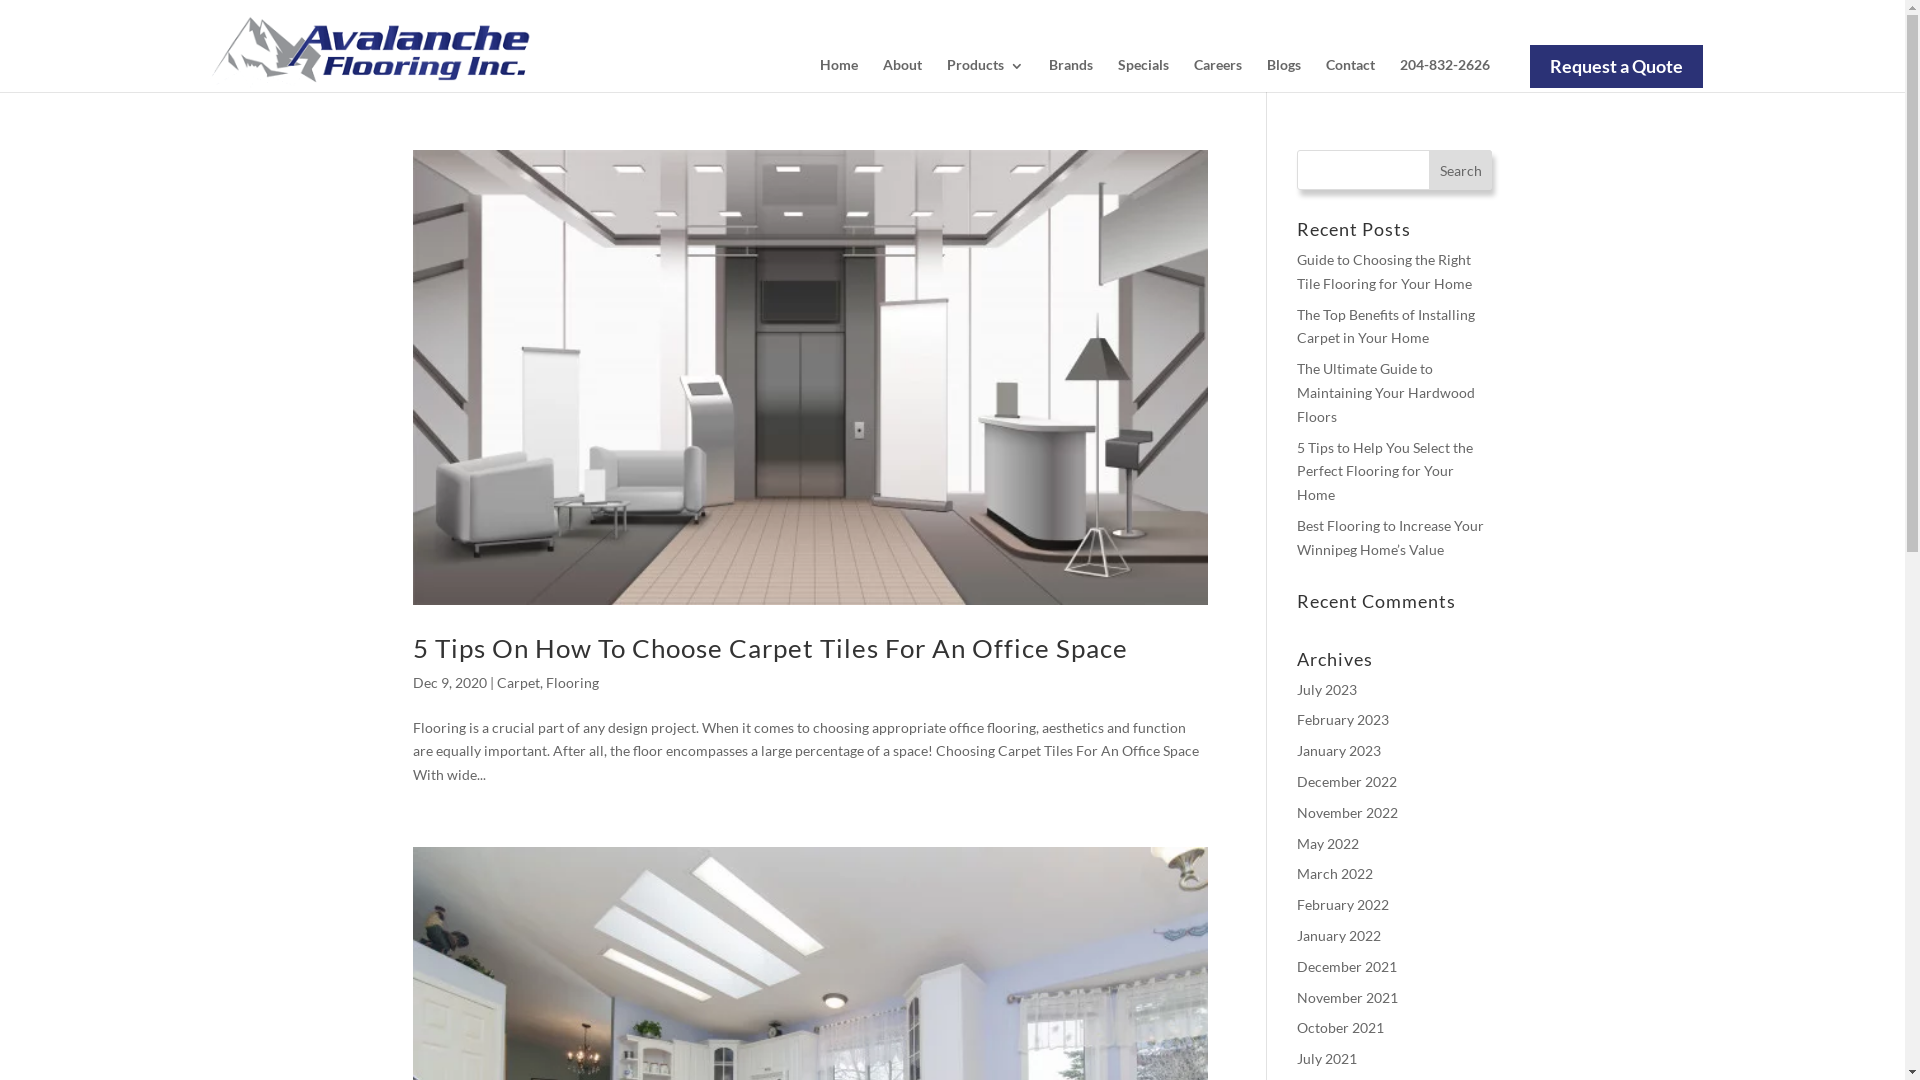  Describe the element at coordinates (1343, 718) in the screenshot. I see `'February 2023'` at that location.